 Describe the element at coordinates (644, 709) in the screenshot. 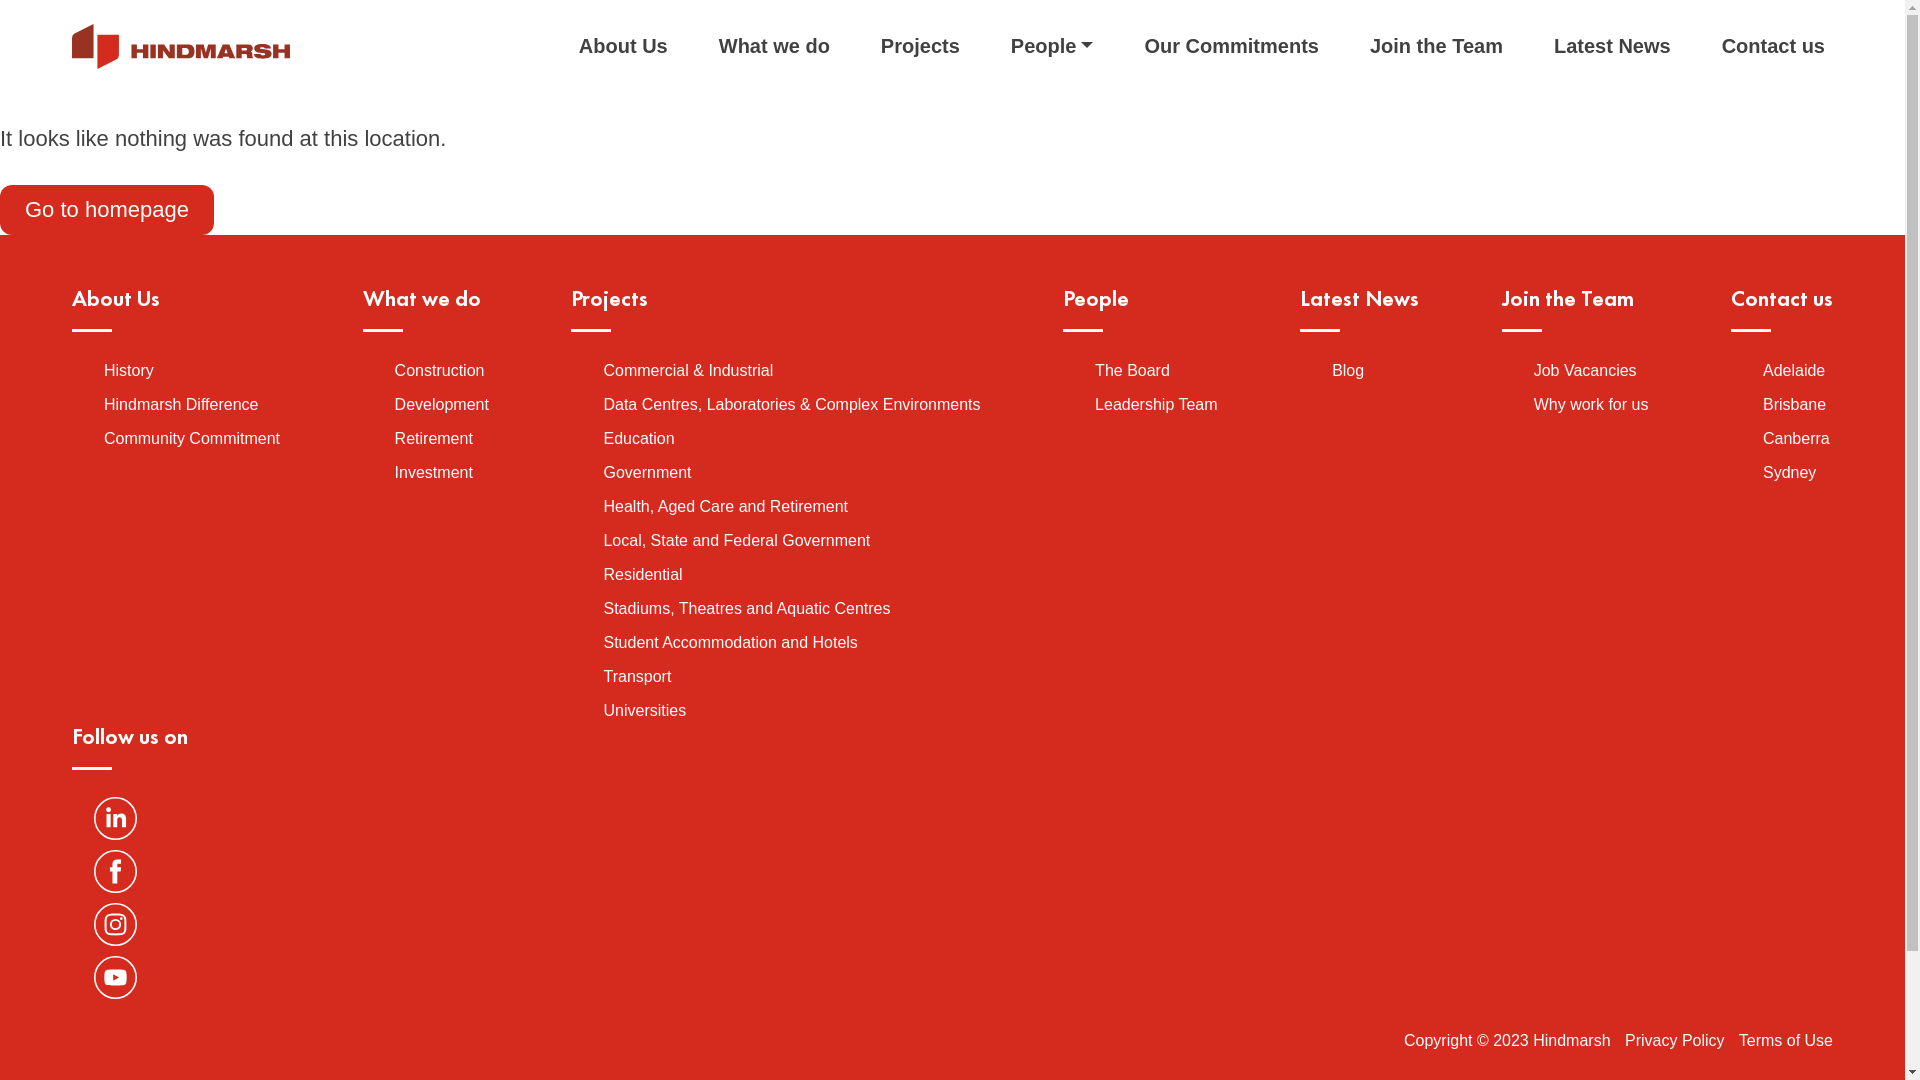

I see `'Universities'` at that location.